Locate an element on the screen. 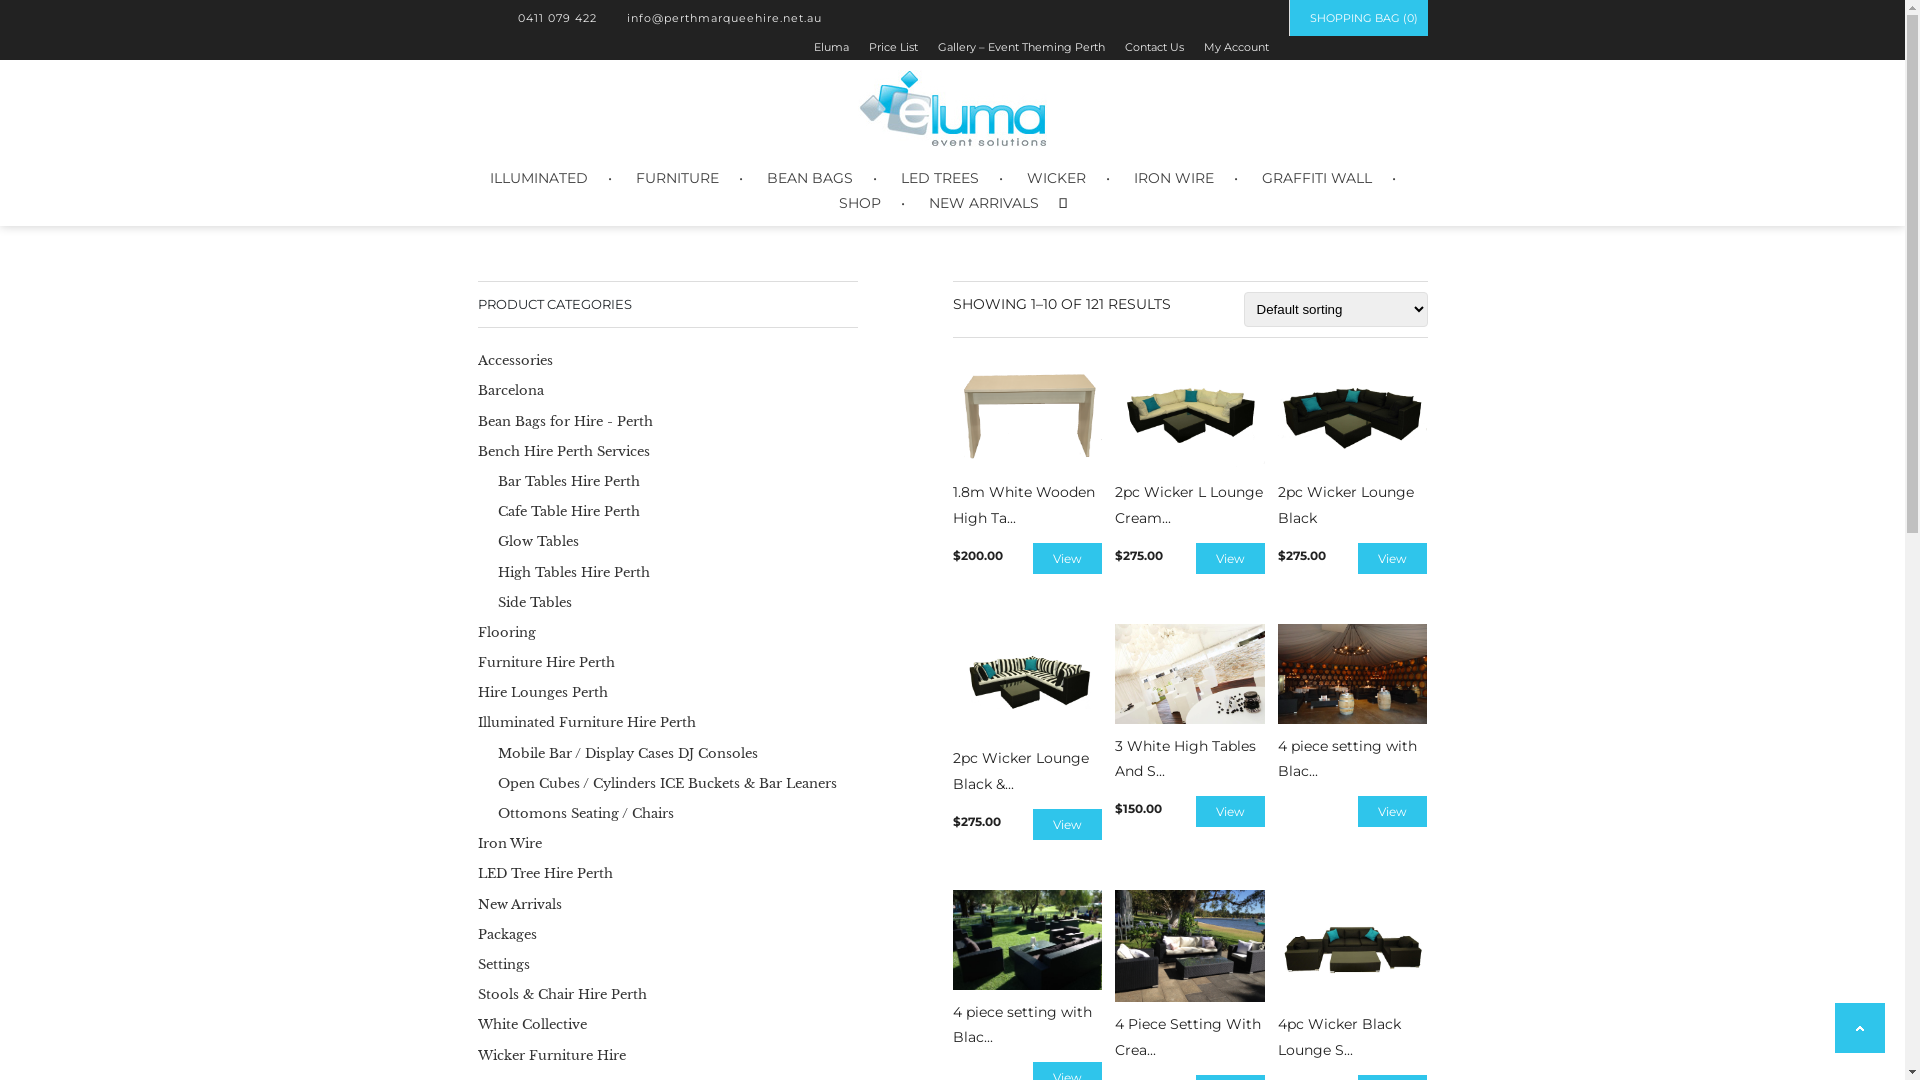 This screenshot has width=1920, height=1080. 'Flooring' is located at coordinates (507, 632).